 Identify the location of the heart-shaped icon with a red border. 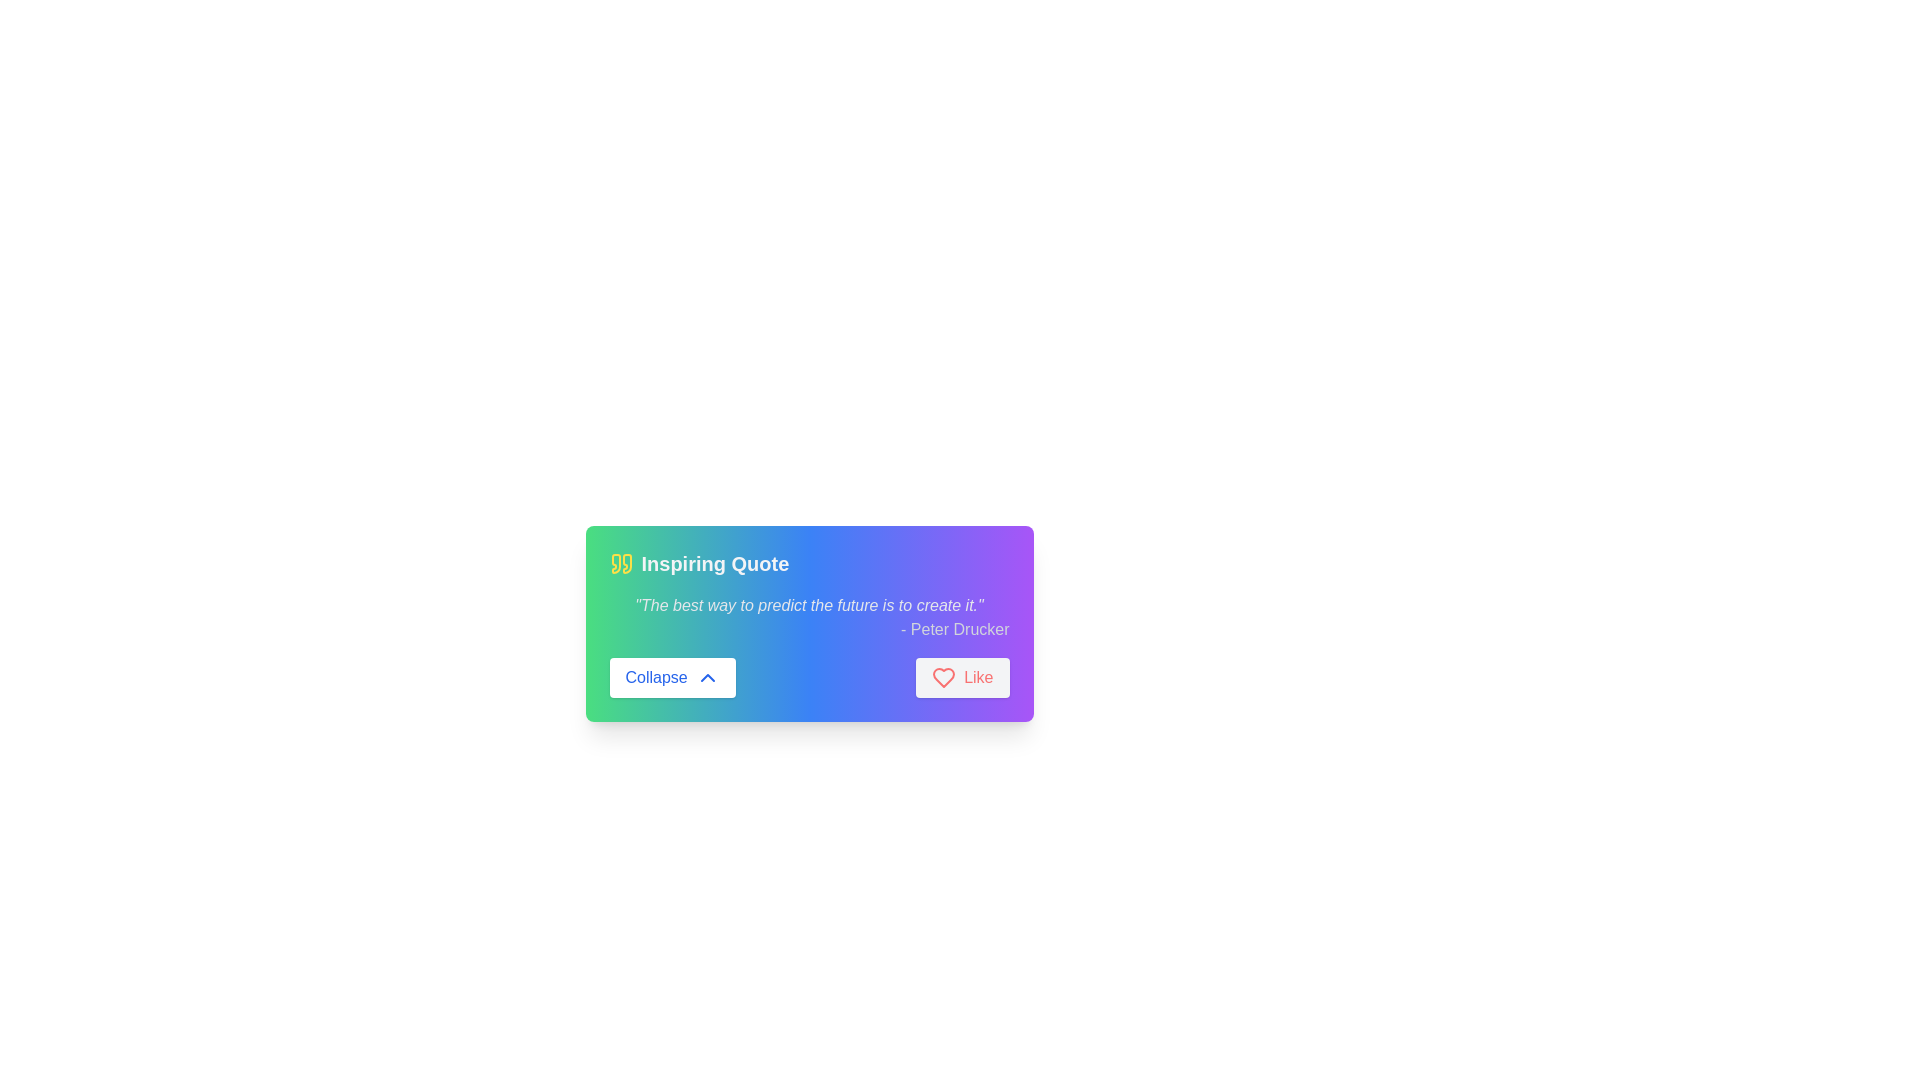
(943, 677).